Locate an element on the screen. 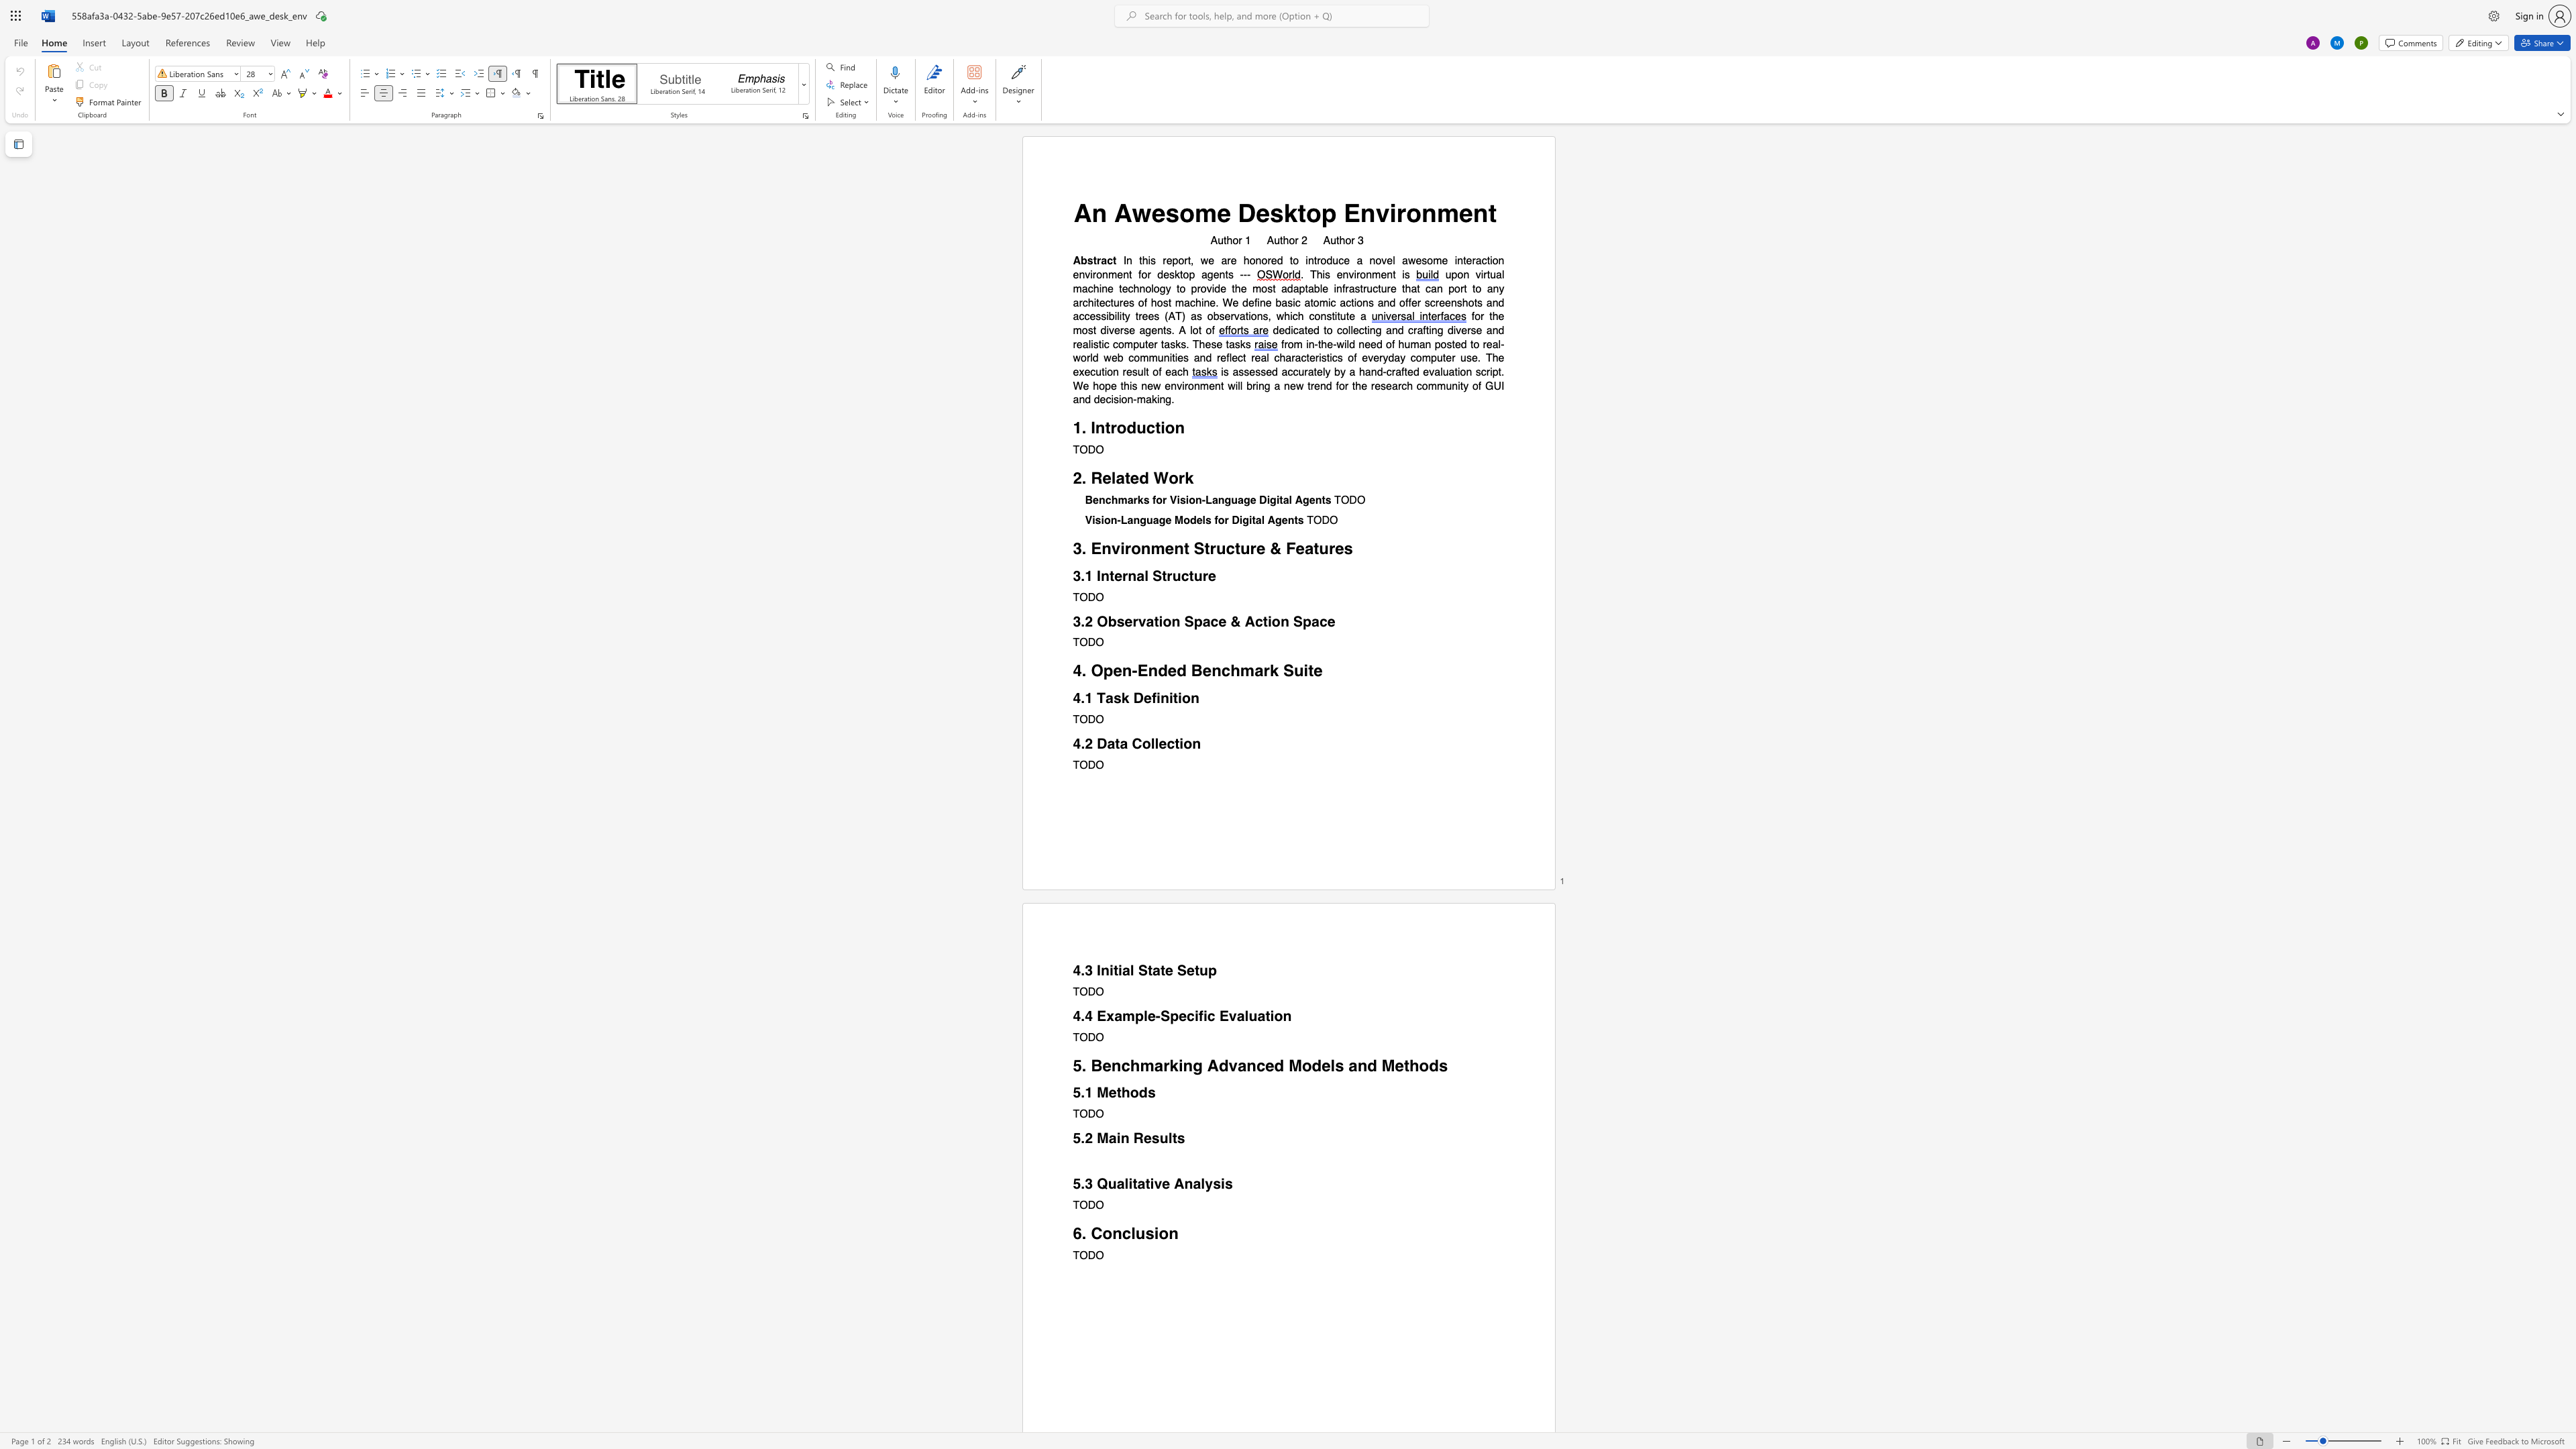 The height and width of the screenshot is (1449, 2576). the space between the continuous character "a" and "s" in the text is located at coordinates (1237, 372).